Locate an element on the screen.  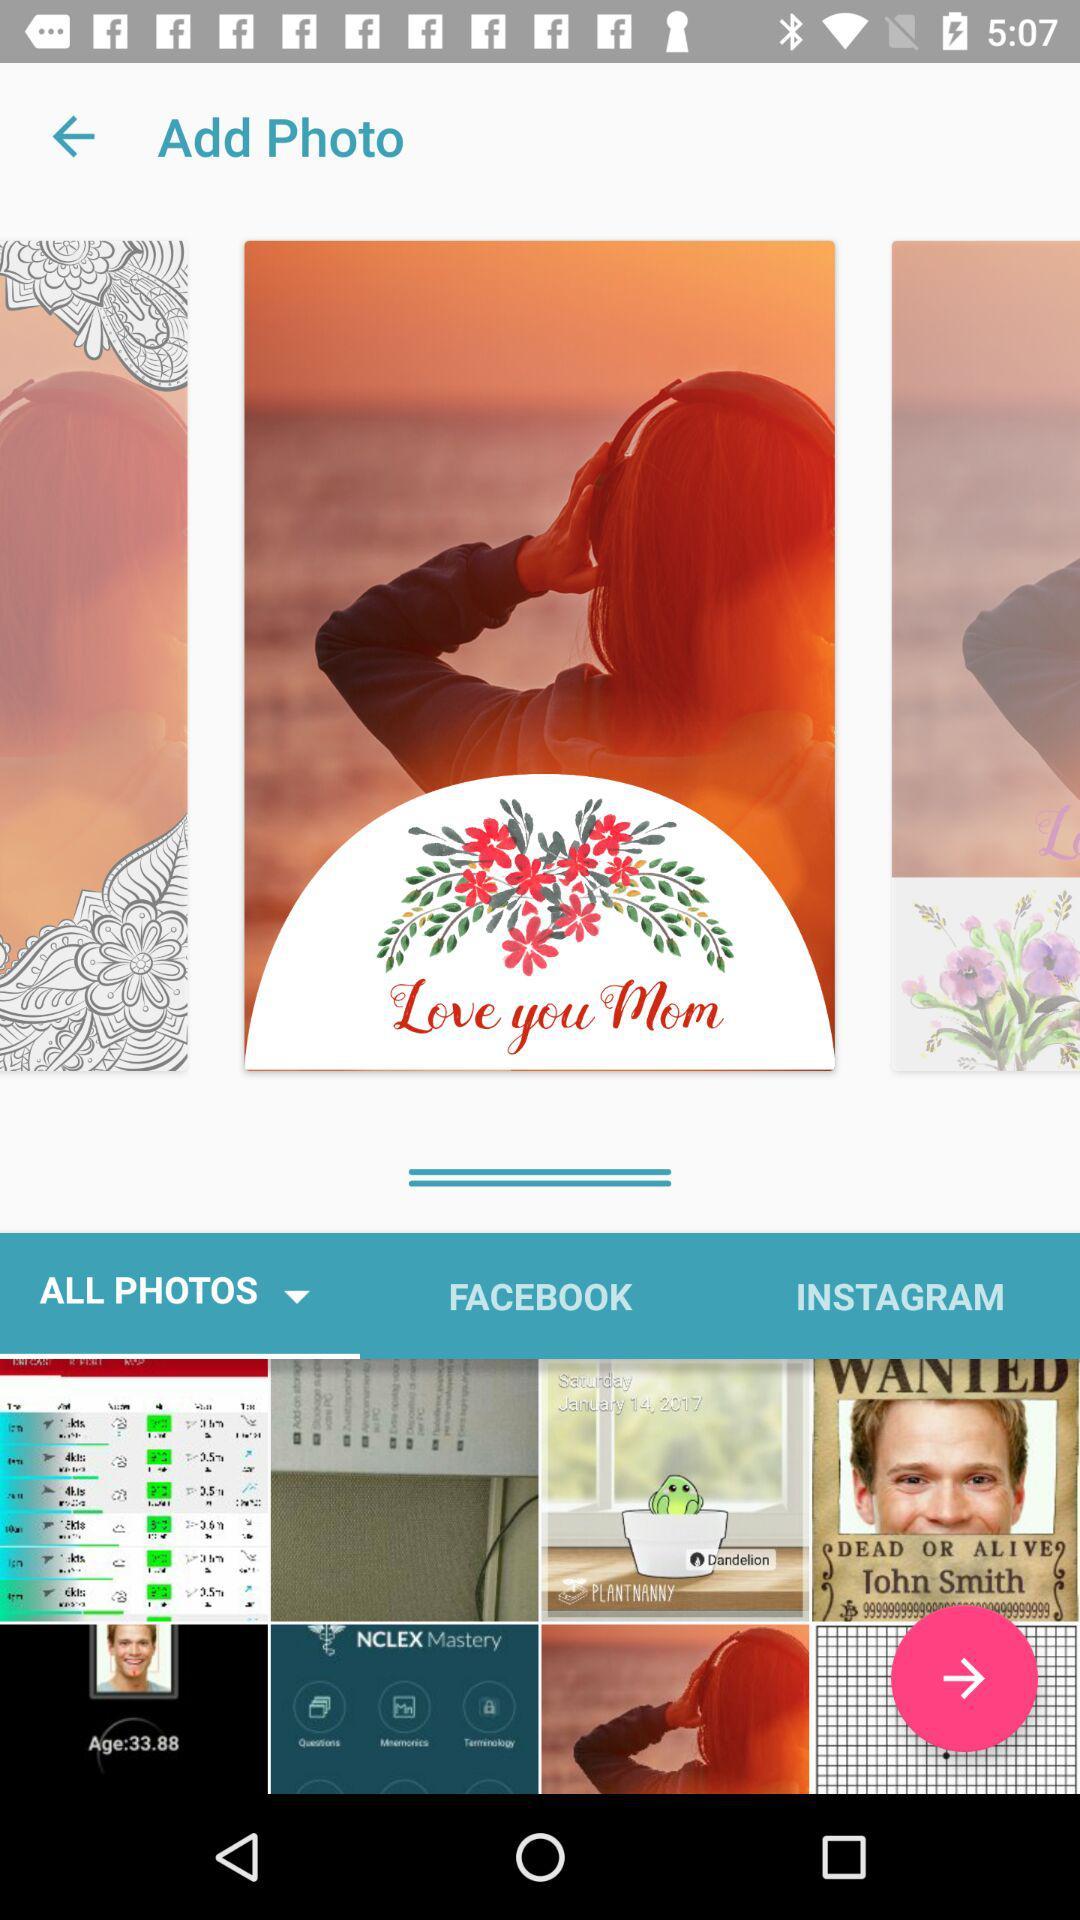
app to the left of add photo icon is located at coordinates (72, 135).